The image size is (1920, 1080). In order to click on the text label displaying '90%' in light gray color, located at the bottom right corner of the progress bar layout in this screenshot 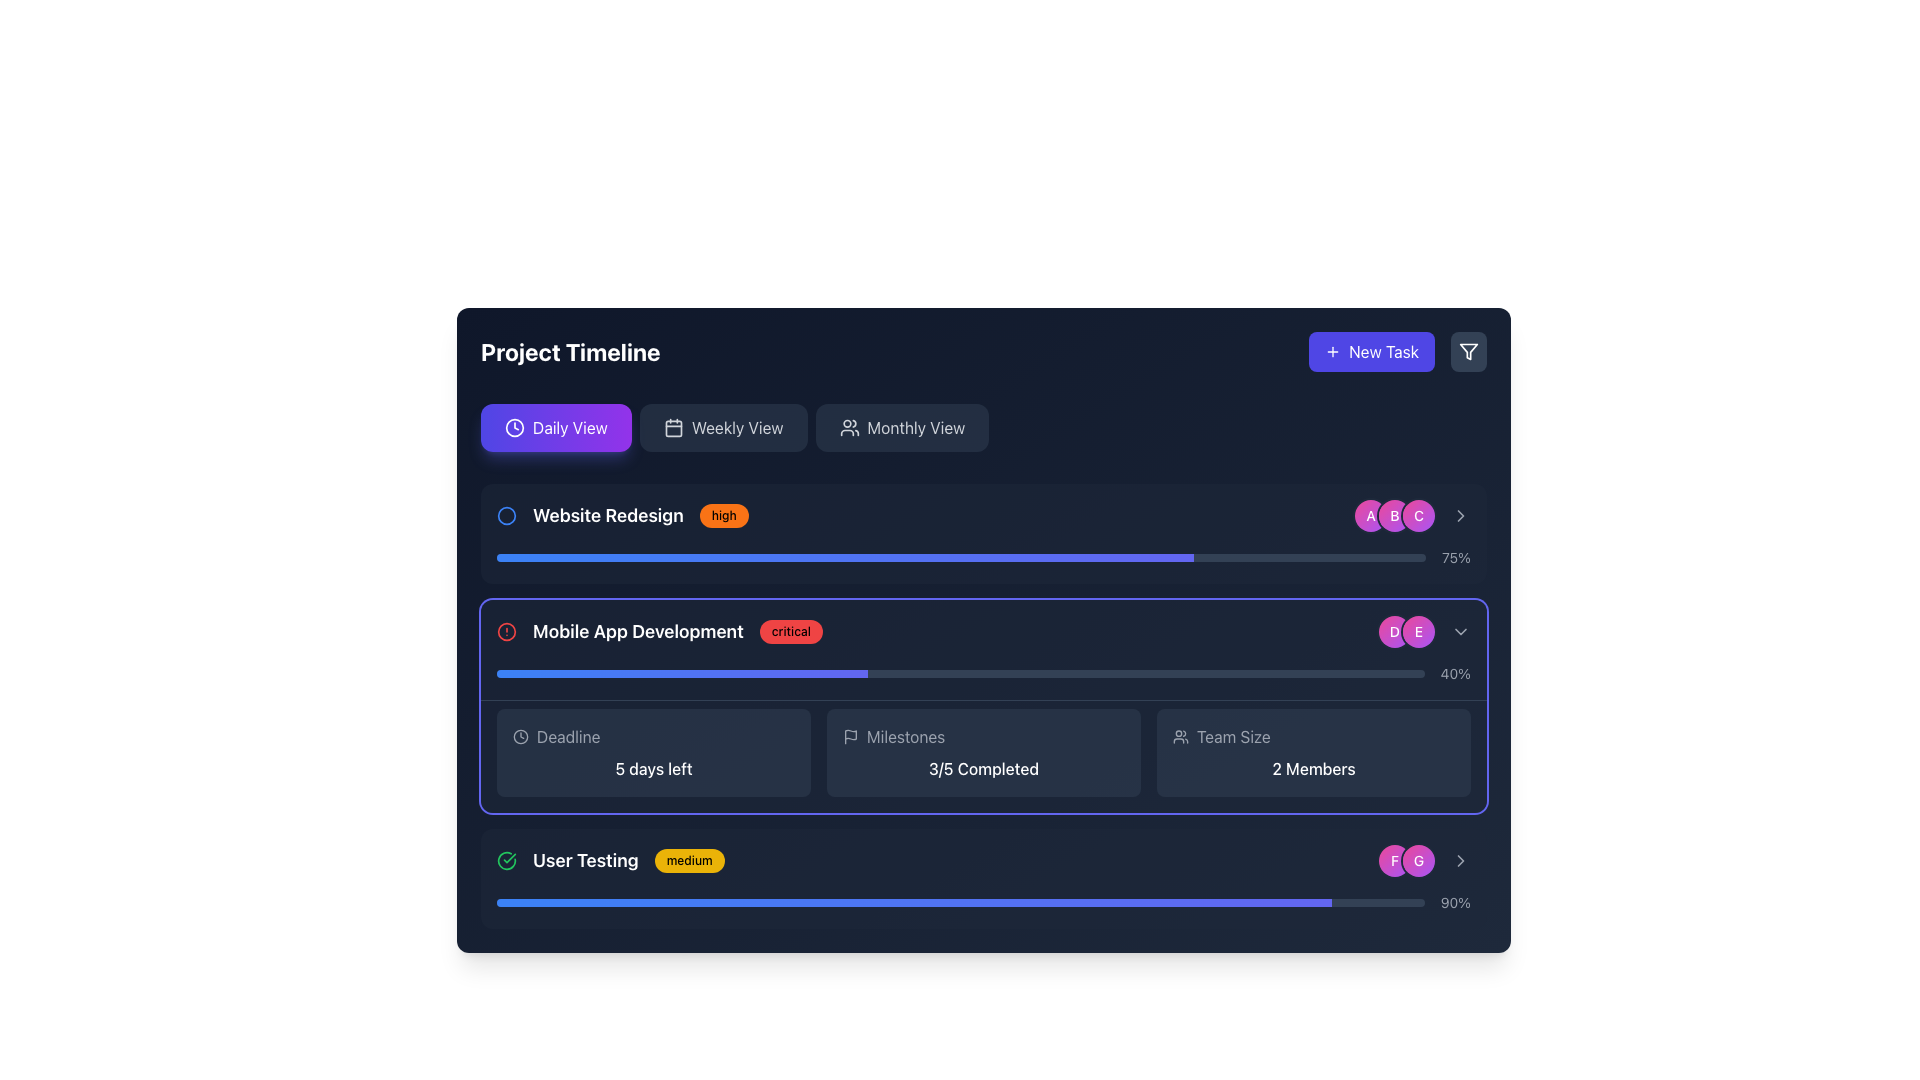, I will do `click(1455, 902)`.